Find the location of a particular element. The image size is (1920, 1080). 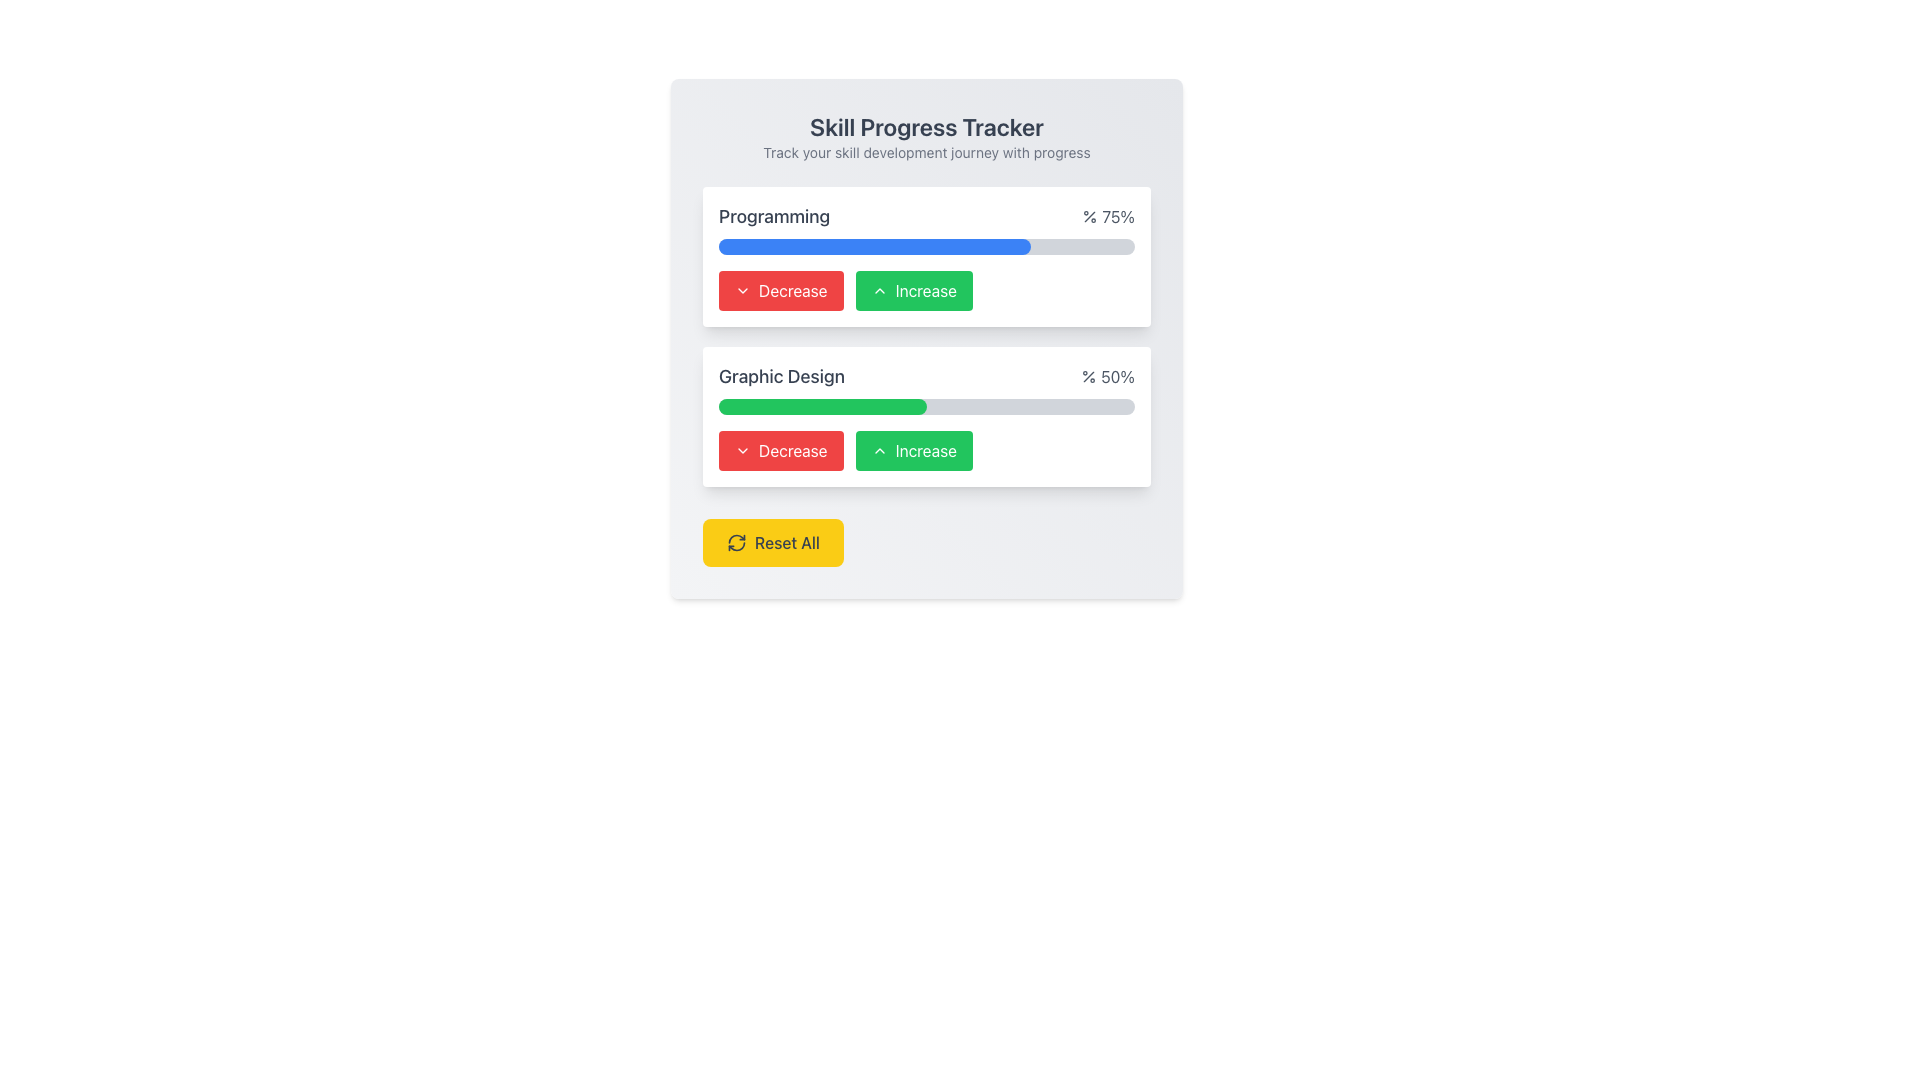

the circular refresh icon located within the yellow 'Reset All' button is located at coordinates (736, 543).